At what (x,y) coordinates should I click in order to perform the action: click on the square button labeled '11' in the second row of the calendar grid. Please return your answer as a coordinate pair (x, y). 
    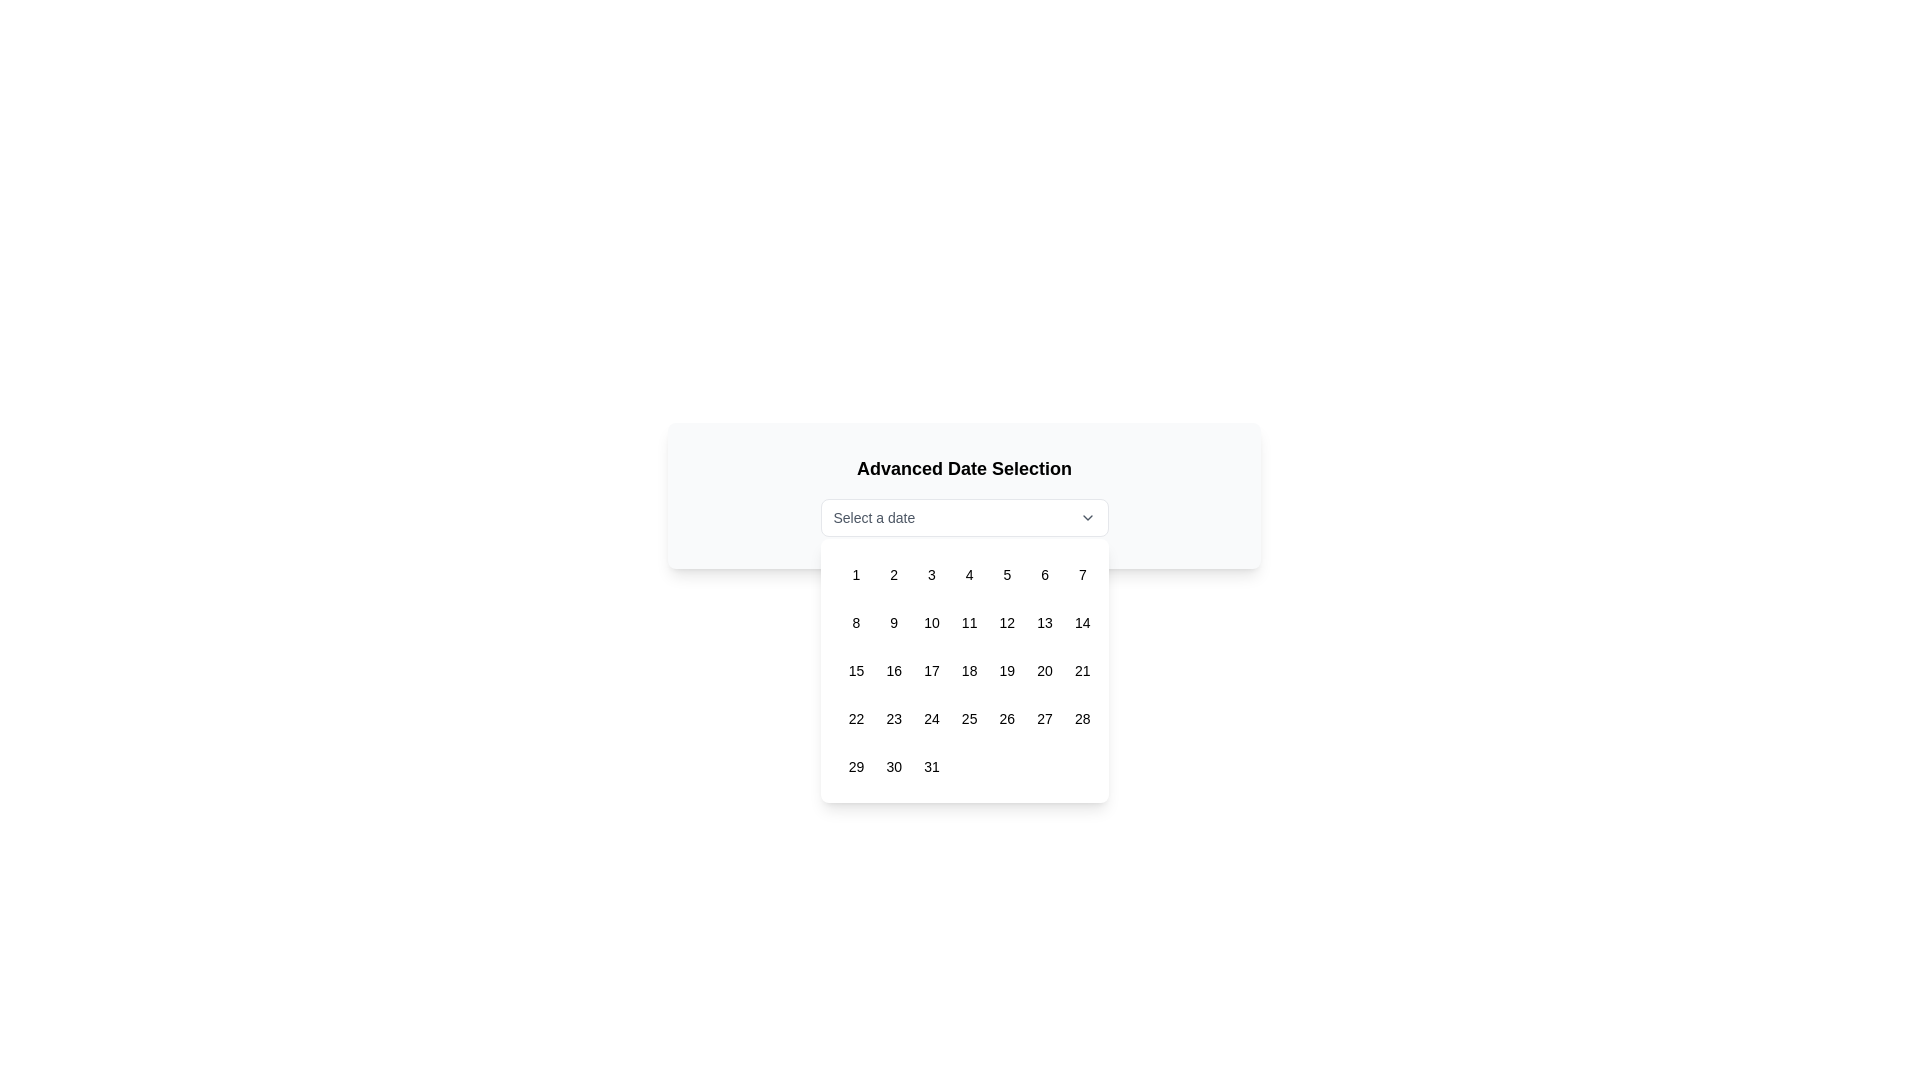
    Looking at the image, I should click on (969, 622).